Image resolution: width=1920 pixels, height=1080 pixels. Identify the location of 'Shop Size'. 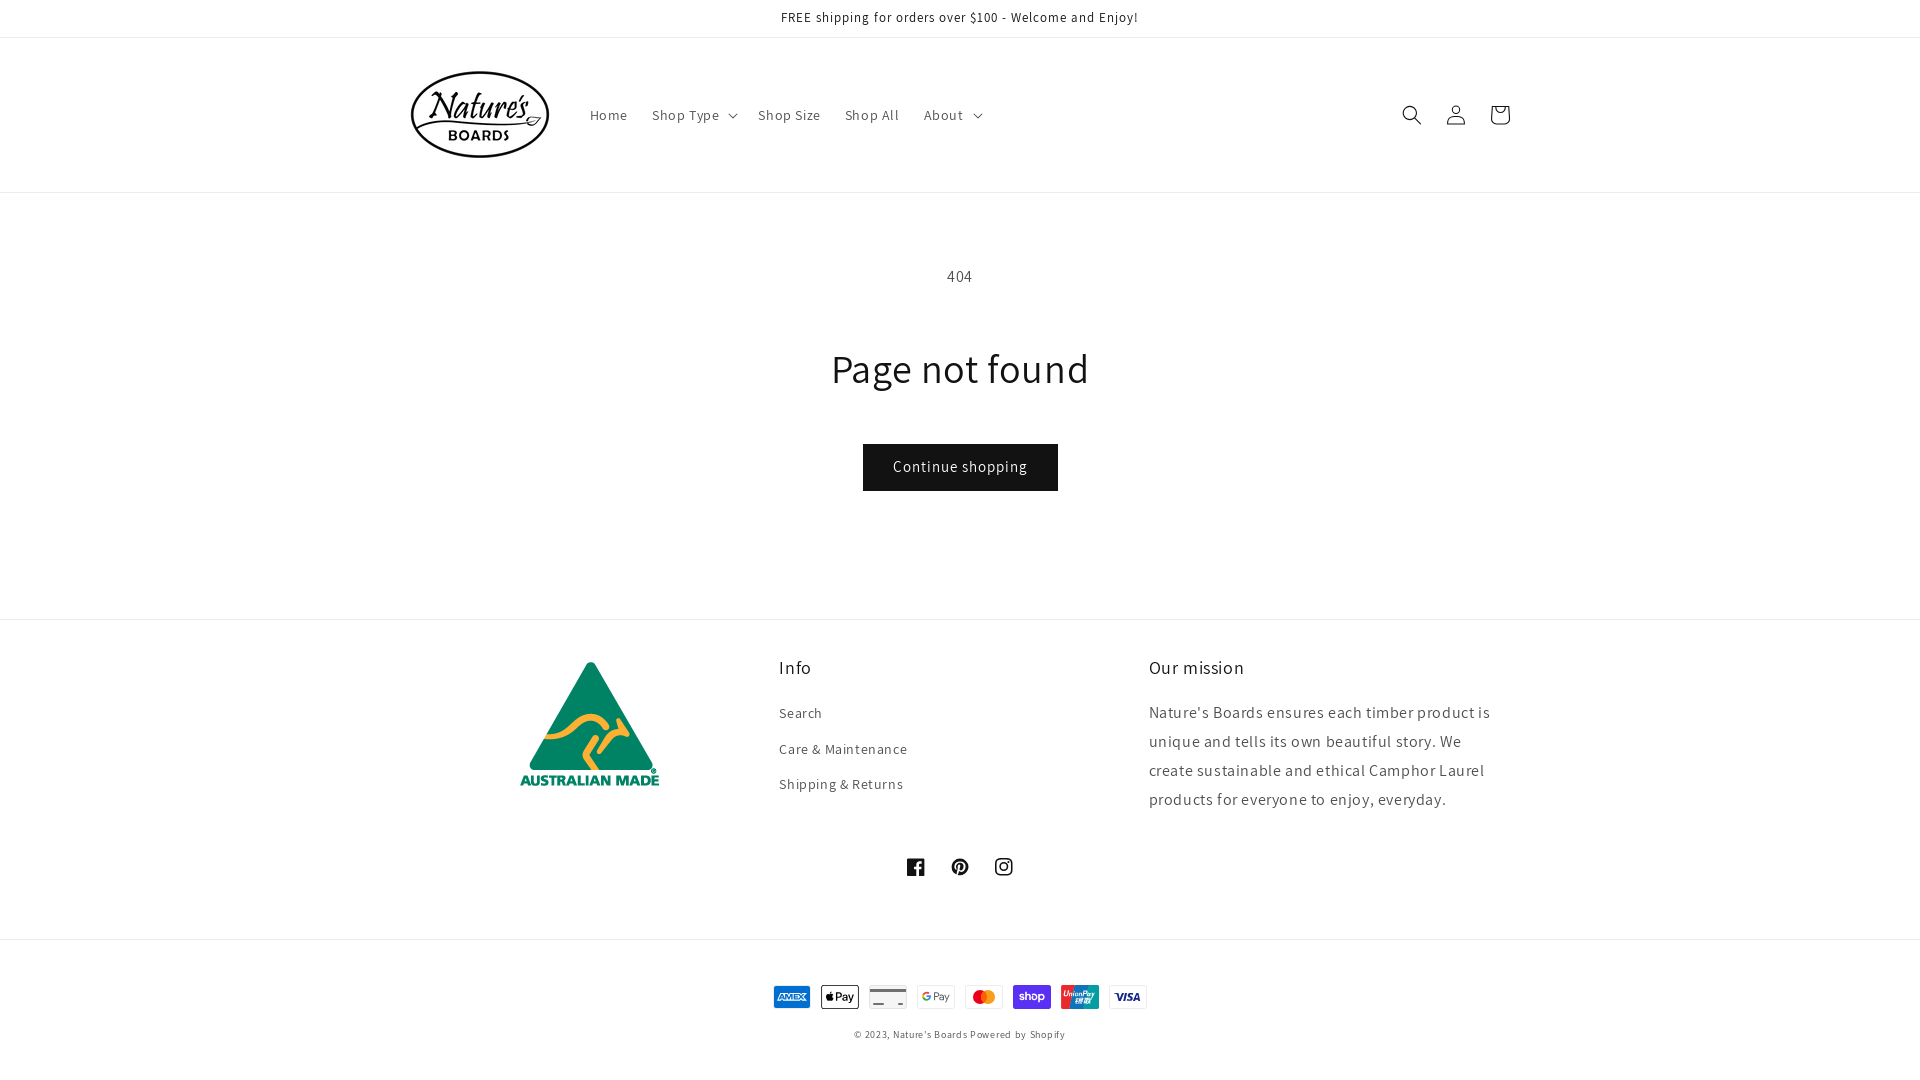
(787, 115).